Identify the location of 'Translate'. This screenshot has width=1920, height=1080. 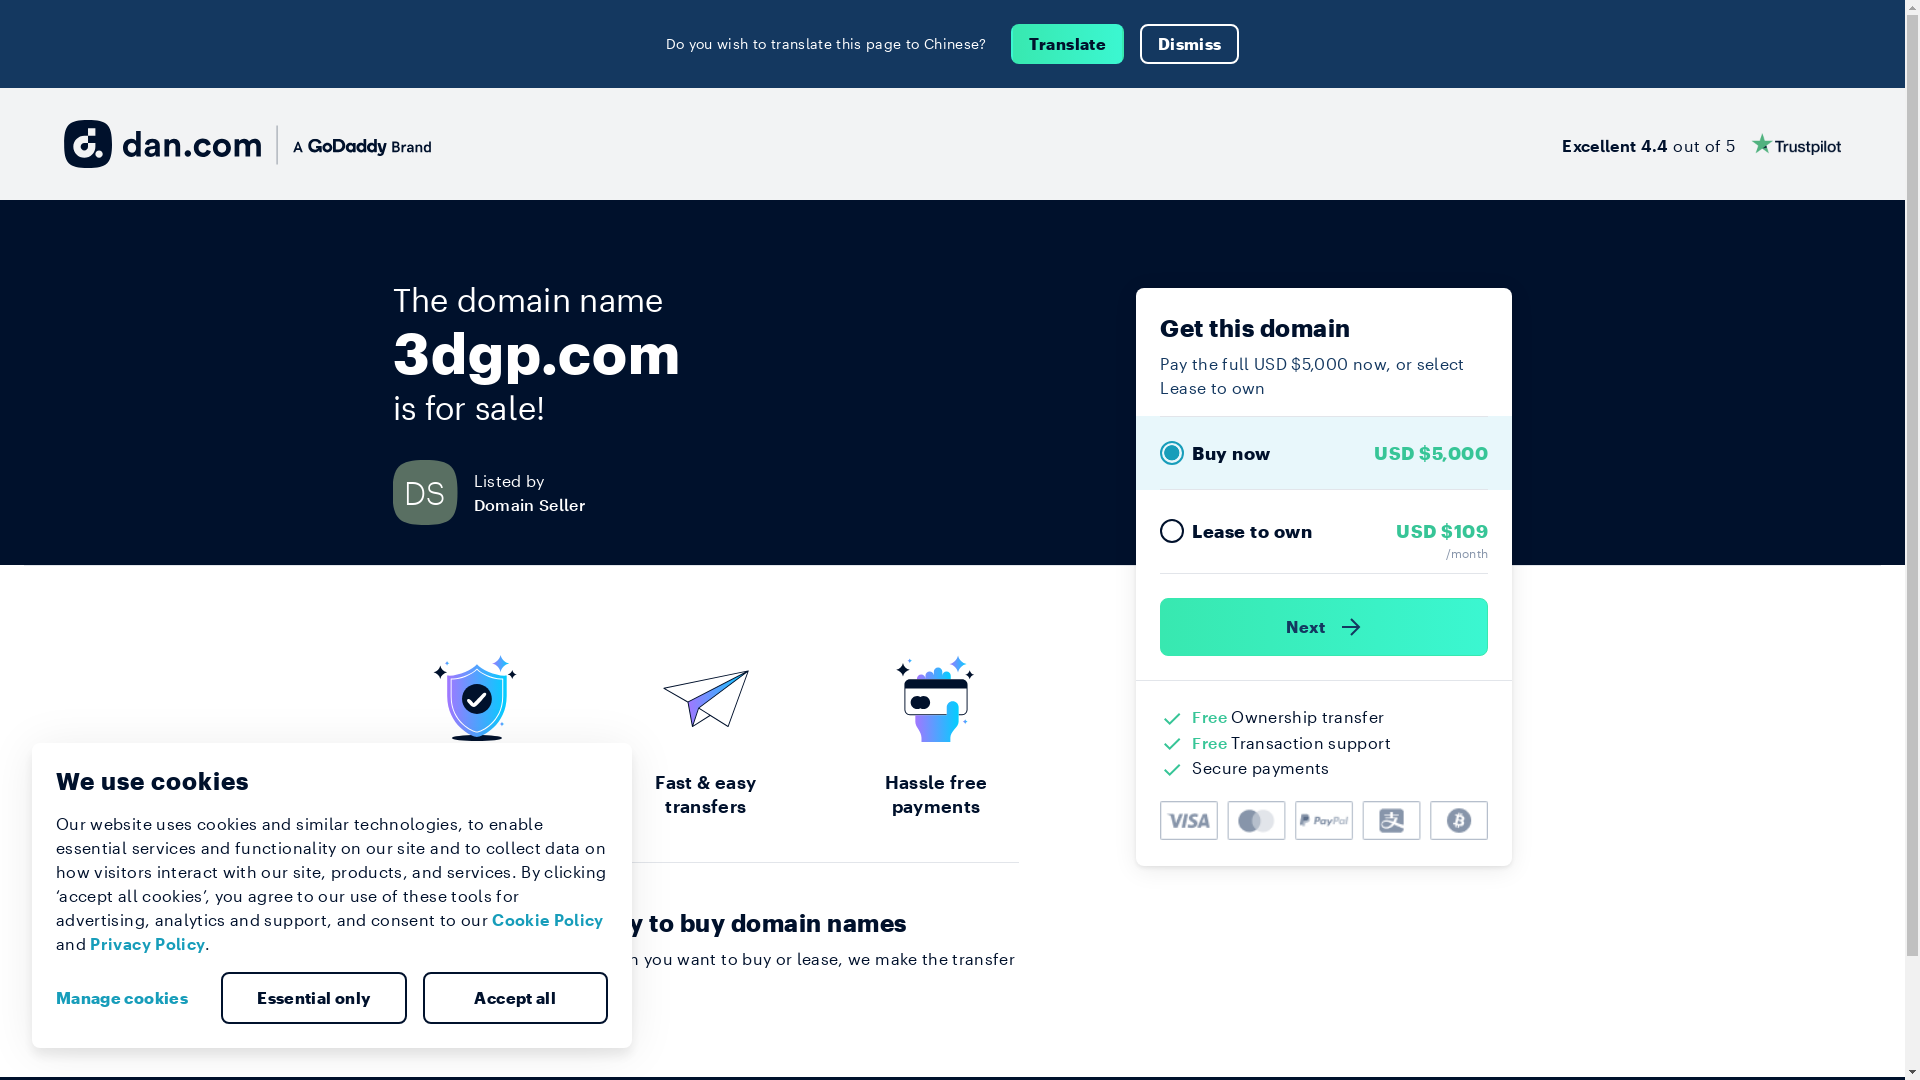
(1066, 43).